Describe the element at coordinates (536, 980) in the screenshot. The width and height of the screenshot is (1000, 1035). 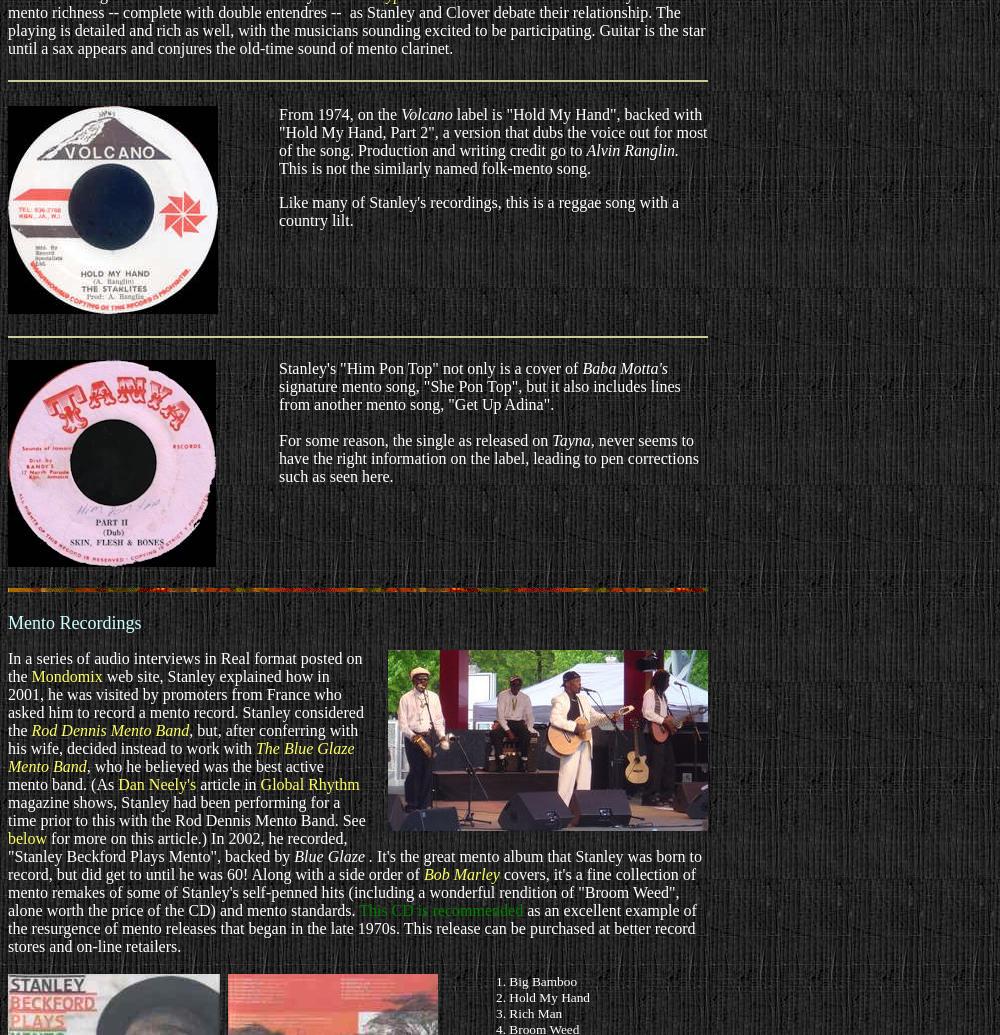
I see `'1. Big Bamboo'` at that location.